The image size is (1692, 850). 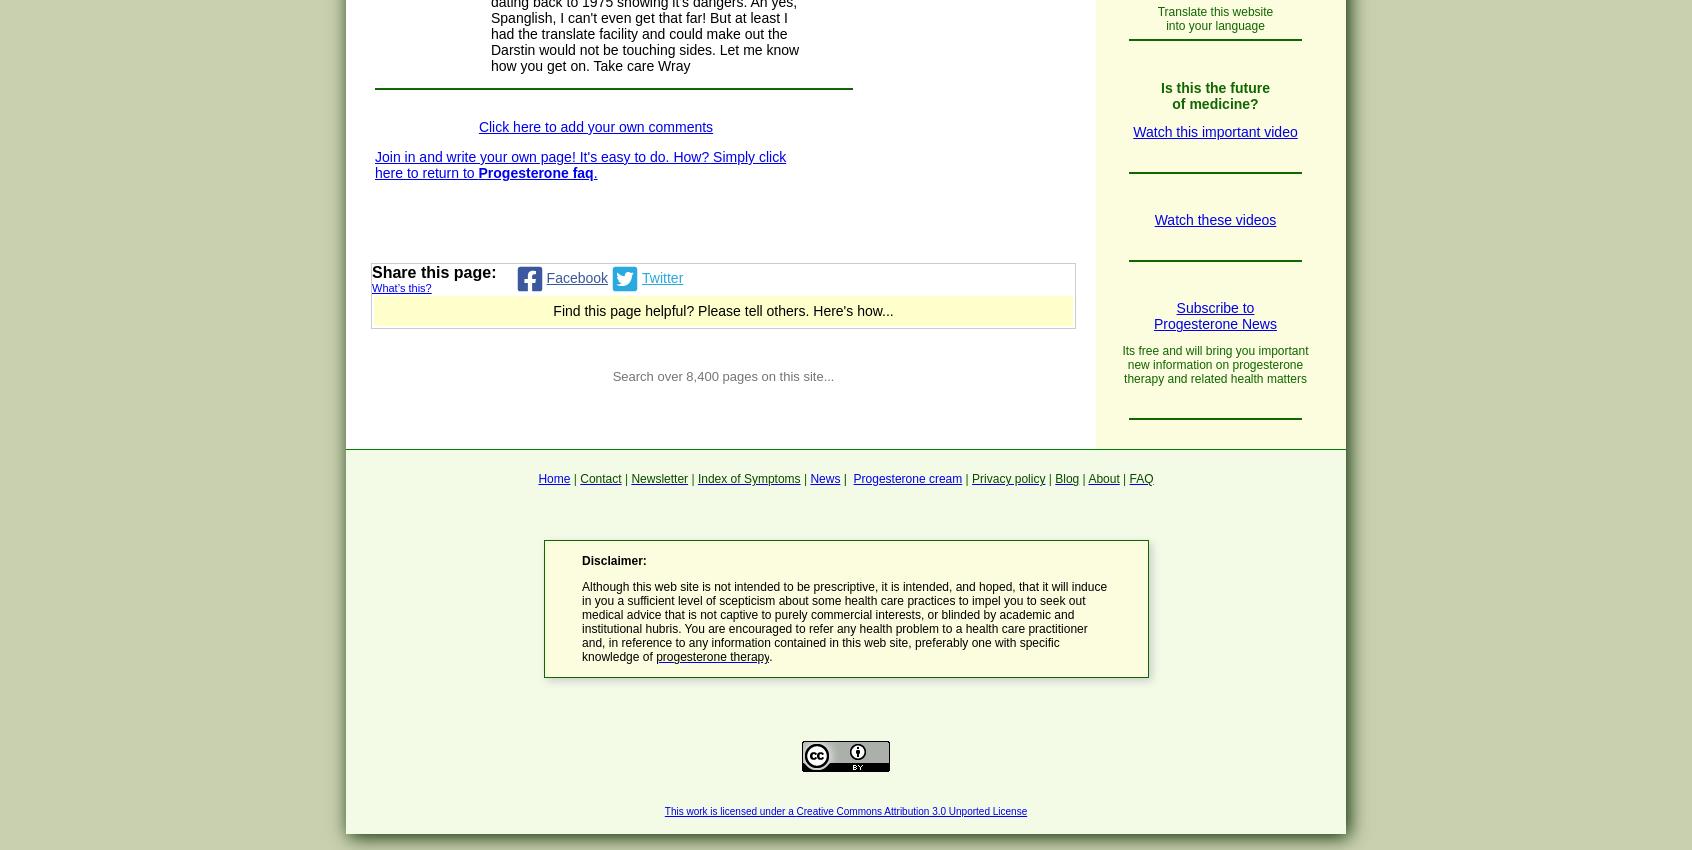 I want to click on 'Although this web site is not intended to be prescriptive, it is intended, and hoped, that it will induce in you a sufficient level of scepticism about some health care practices to impel you to seek out medical advice that is not captive to purely commercial interests, or blinded by academic and institutional hubris. You are encouraged to refer any health problem to a health care practitioner and, in reference to any information contained in this web site, preferably one with specific knowledge of', so click(x=581, y=621).